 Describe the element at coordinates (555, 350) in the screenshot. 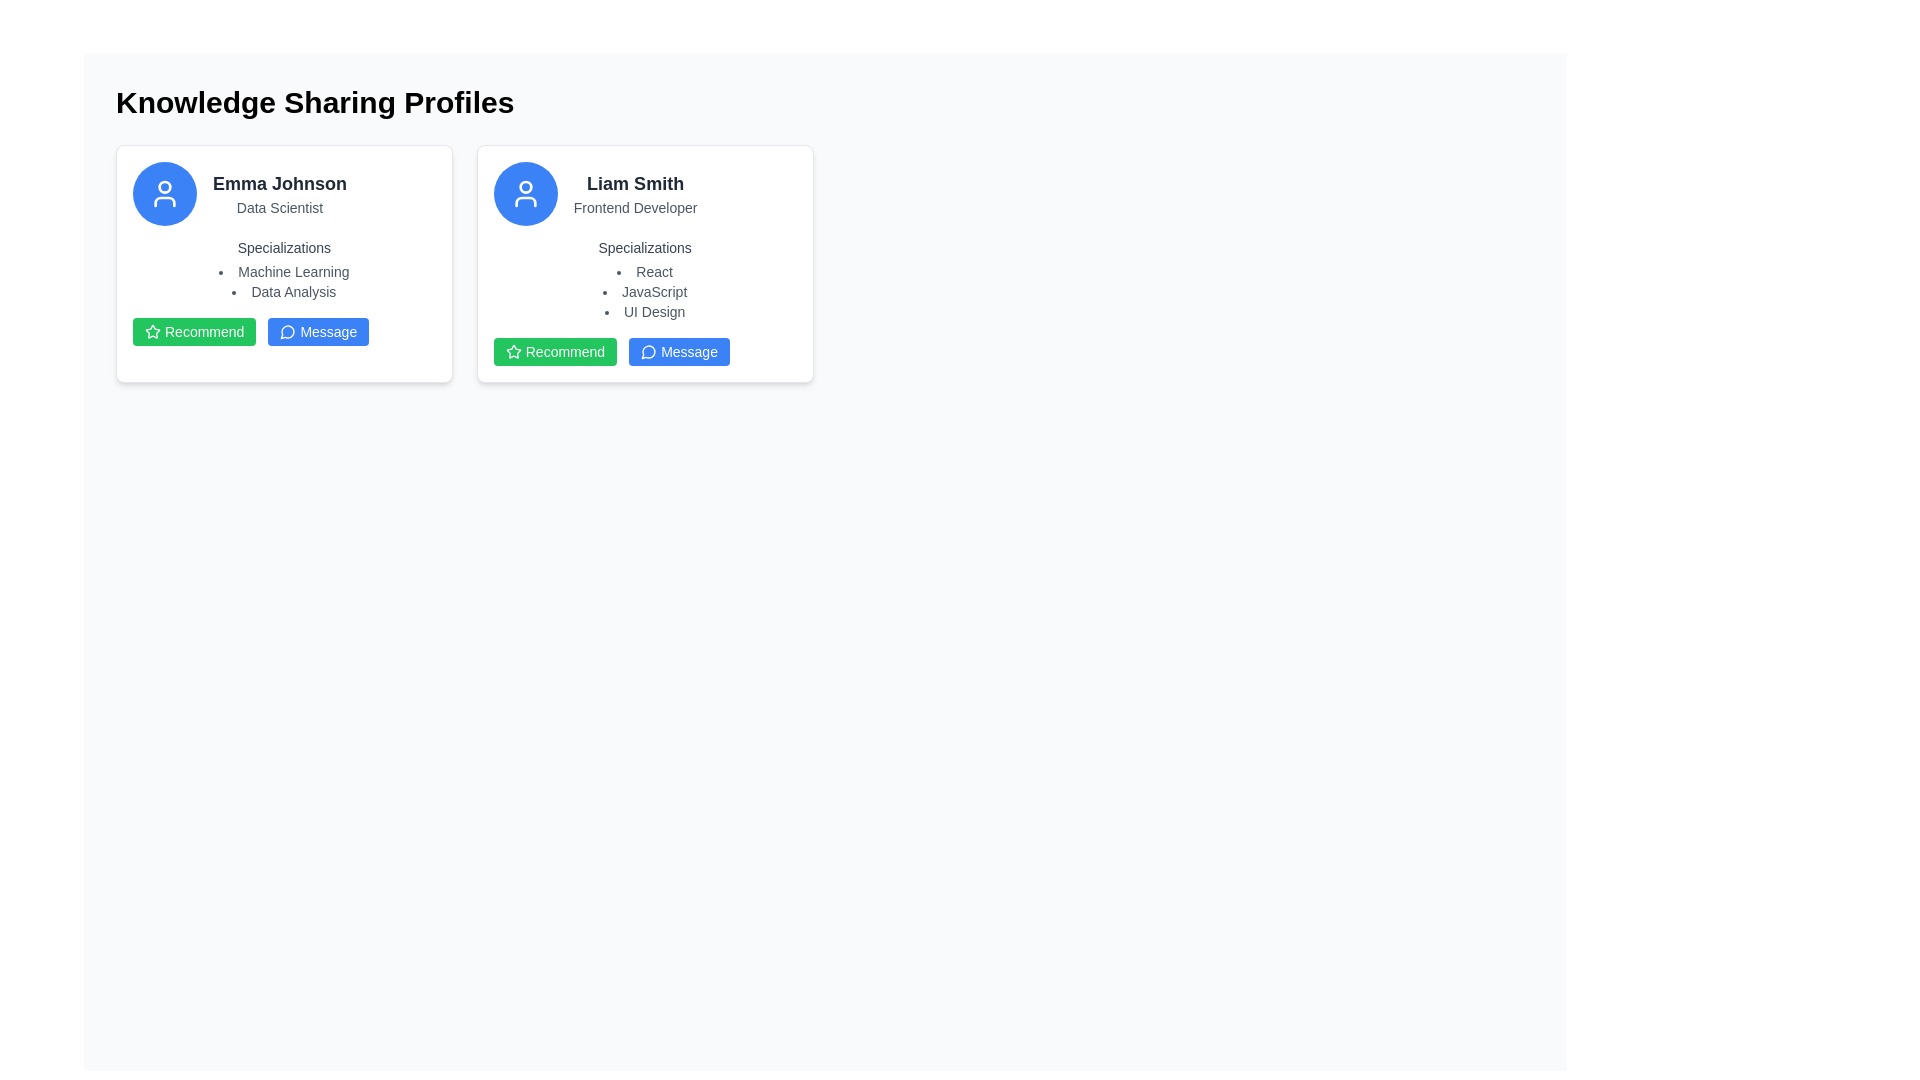

I see `the 'Recommend' button with a green background located in the 'Liam Smith' profile card, positioned to the left of the 'Message' button` at that location.